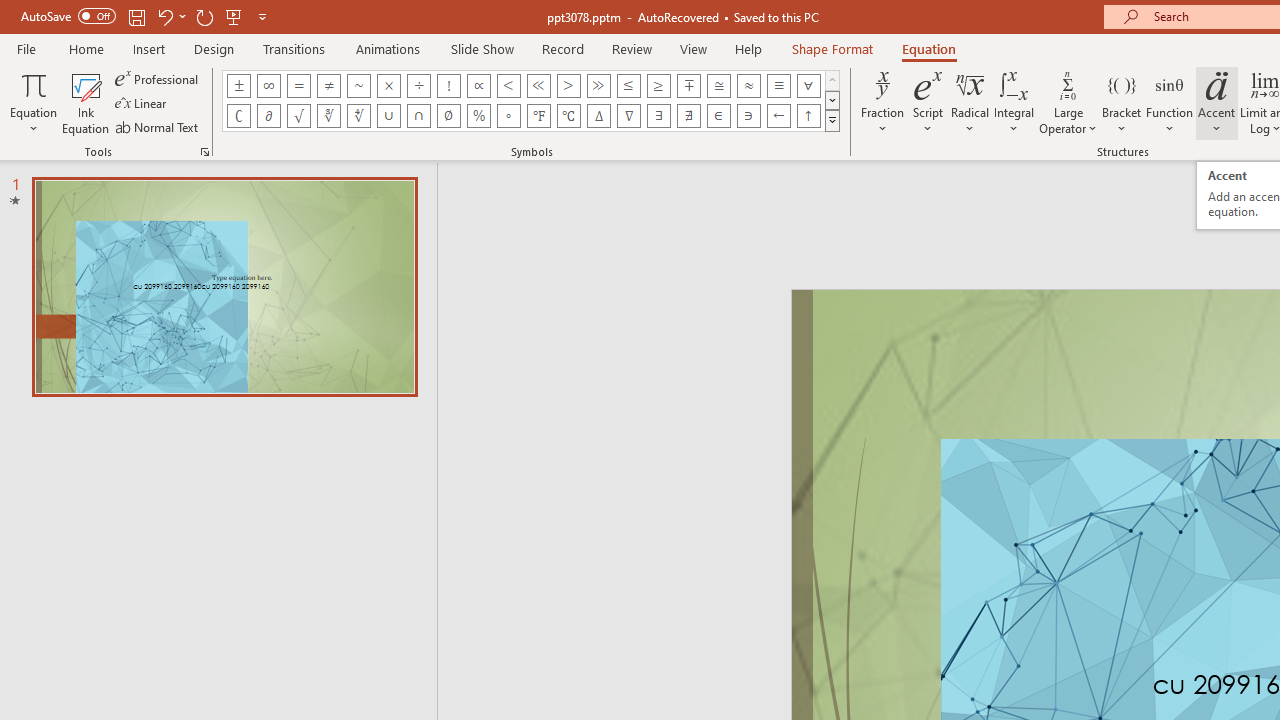  Describe the element at coordinates (970, 103) in the screenshot. I see `'Radical'` at that location.